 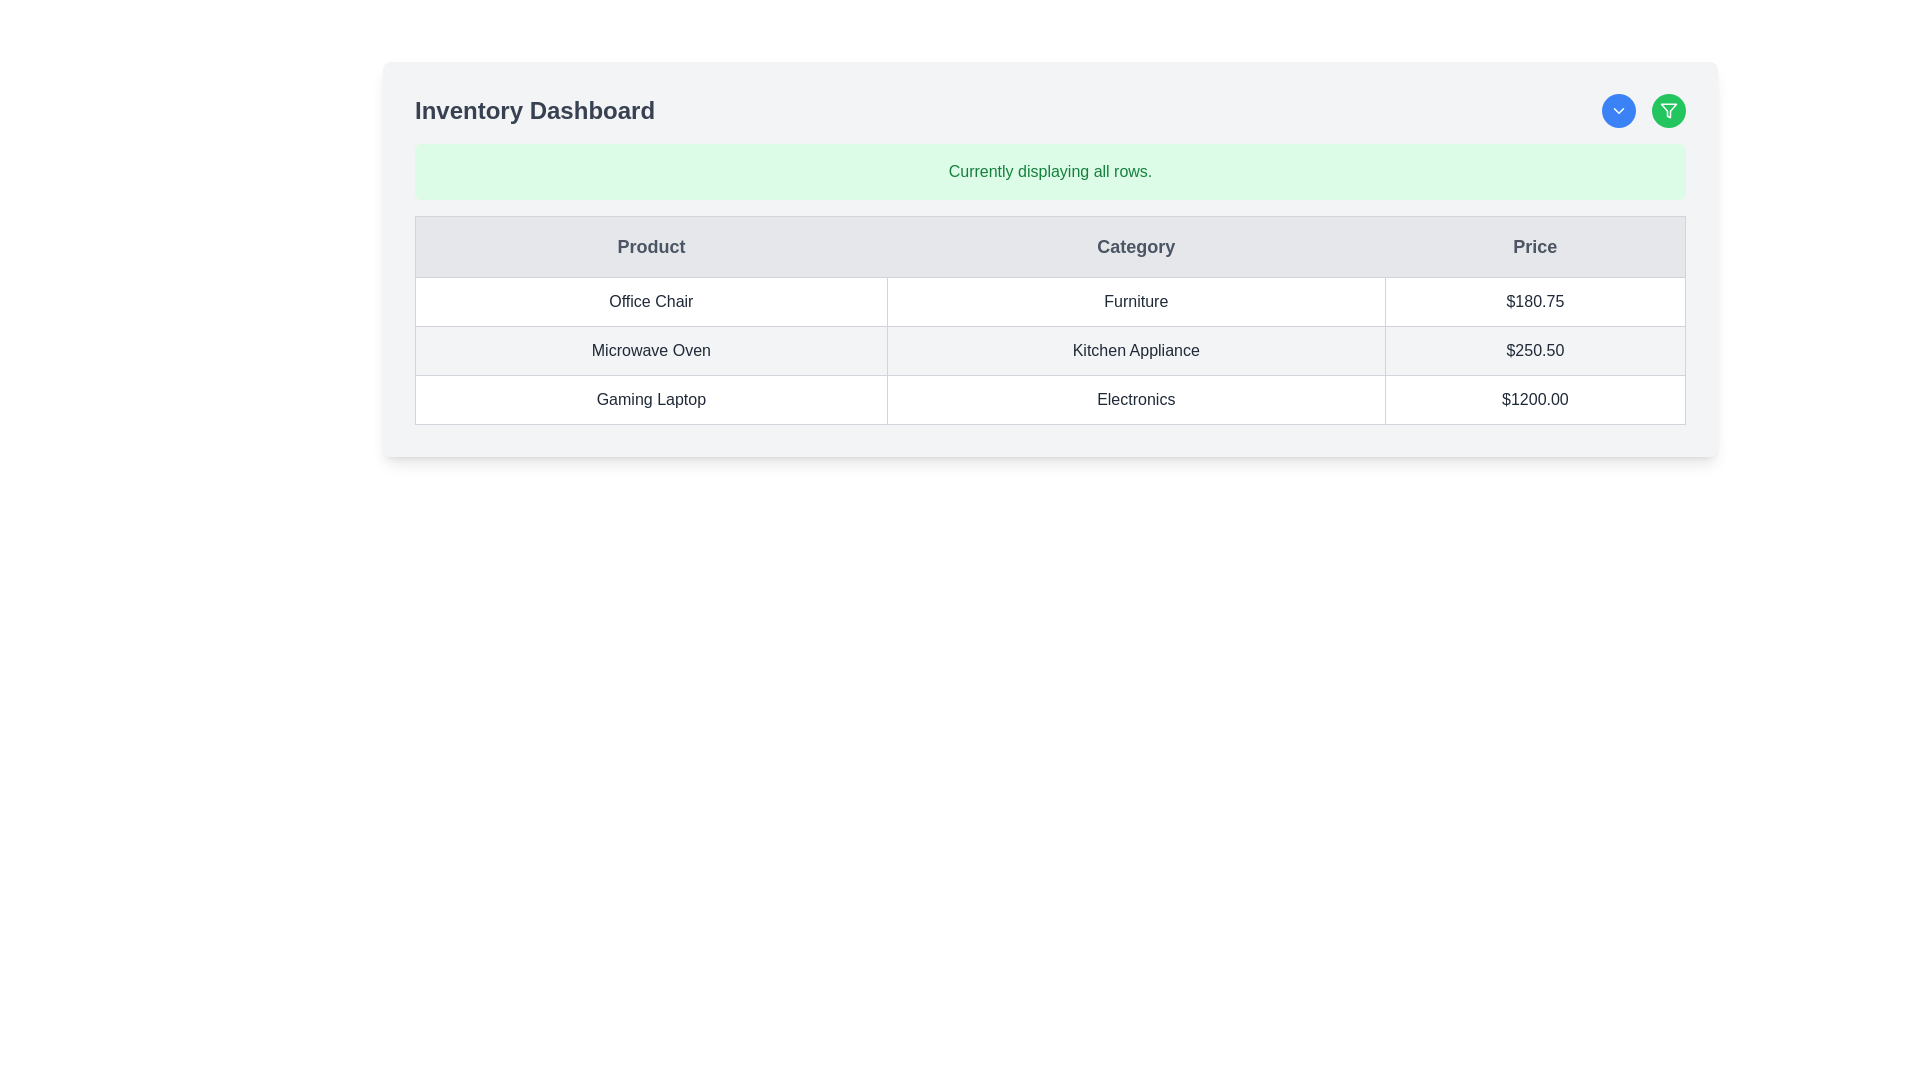 I want to click on the Text label indicating the current status of the application, which is centrally located in a green banner beneath the 'Inventory Dashboard' header, so click(x=1049, y=171).